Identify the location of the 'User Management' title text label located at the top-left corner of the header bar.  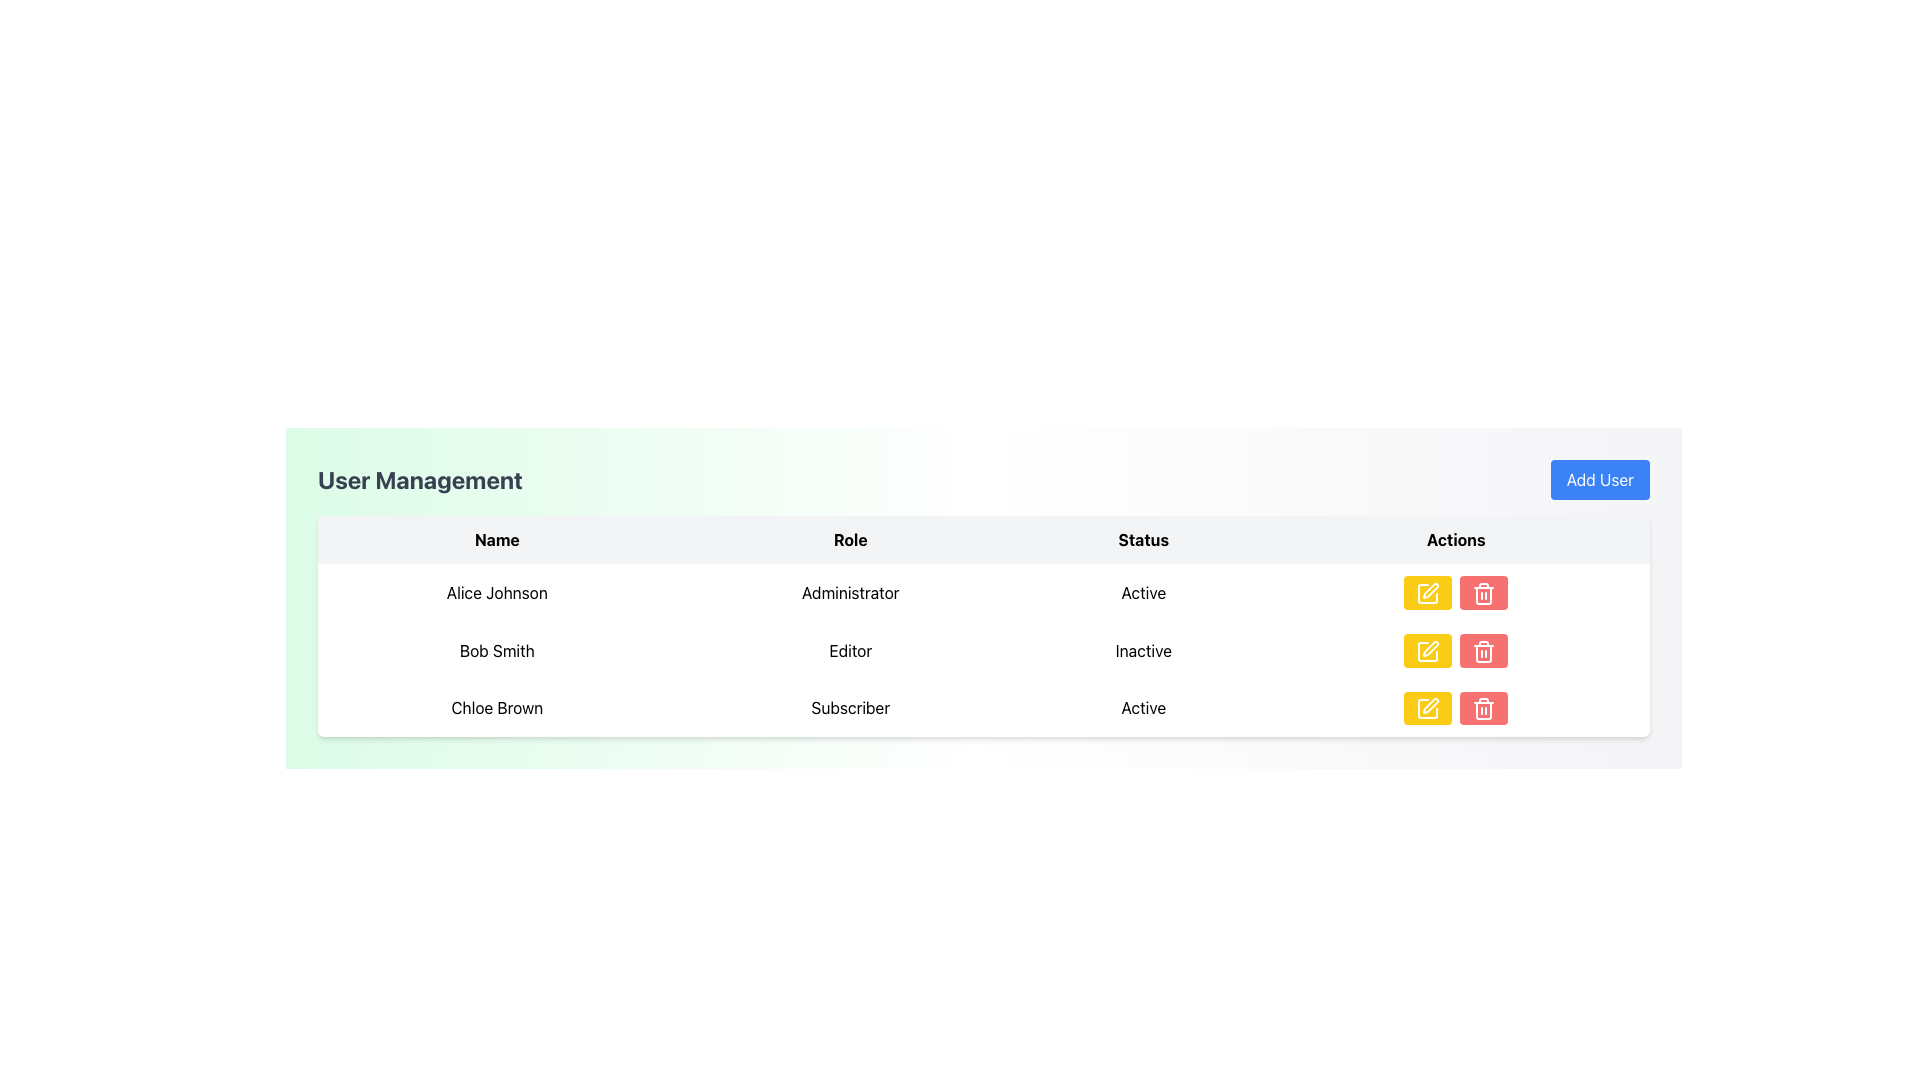
(419, 479).